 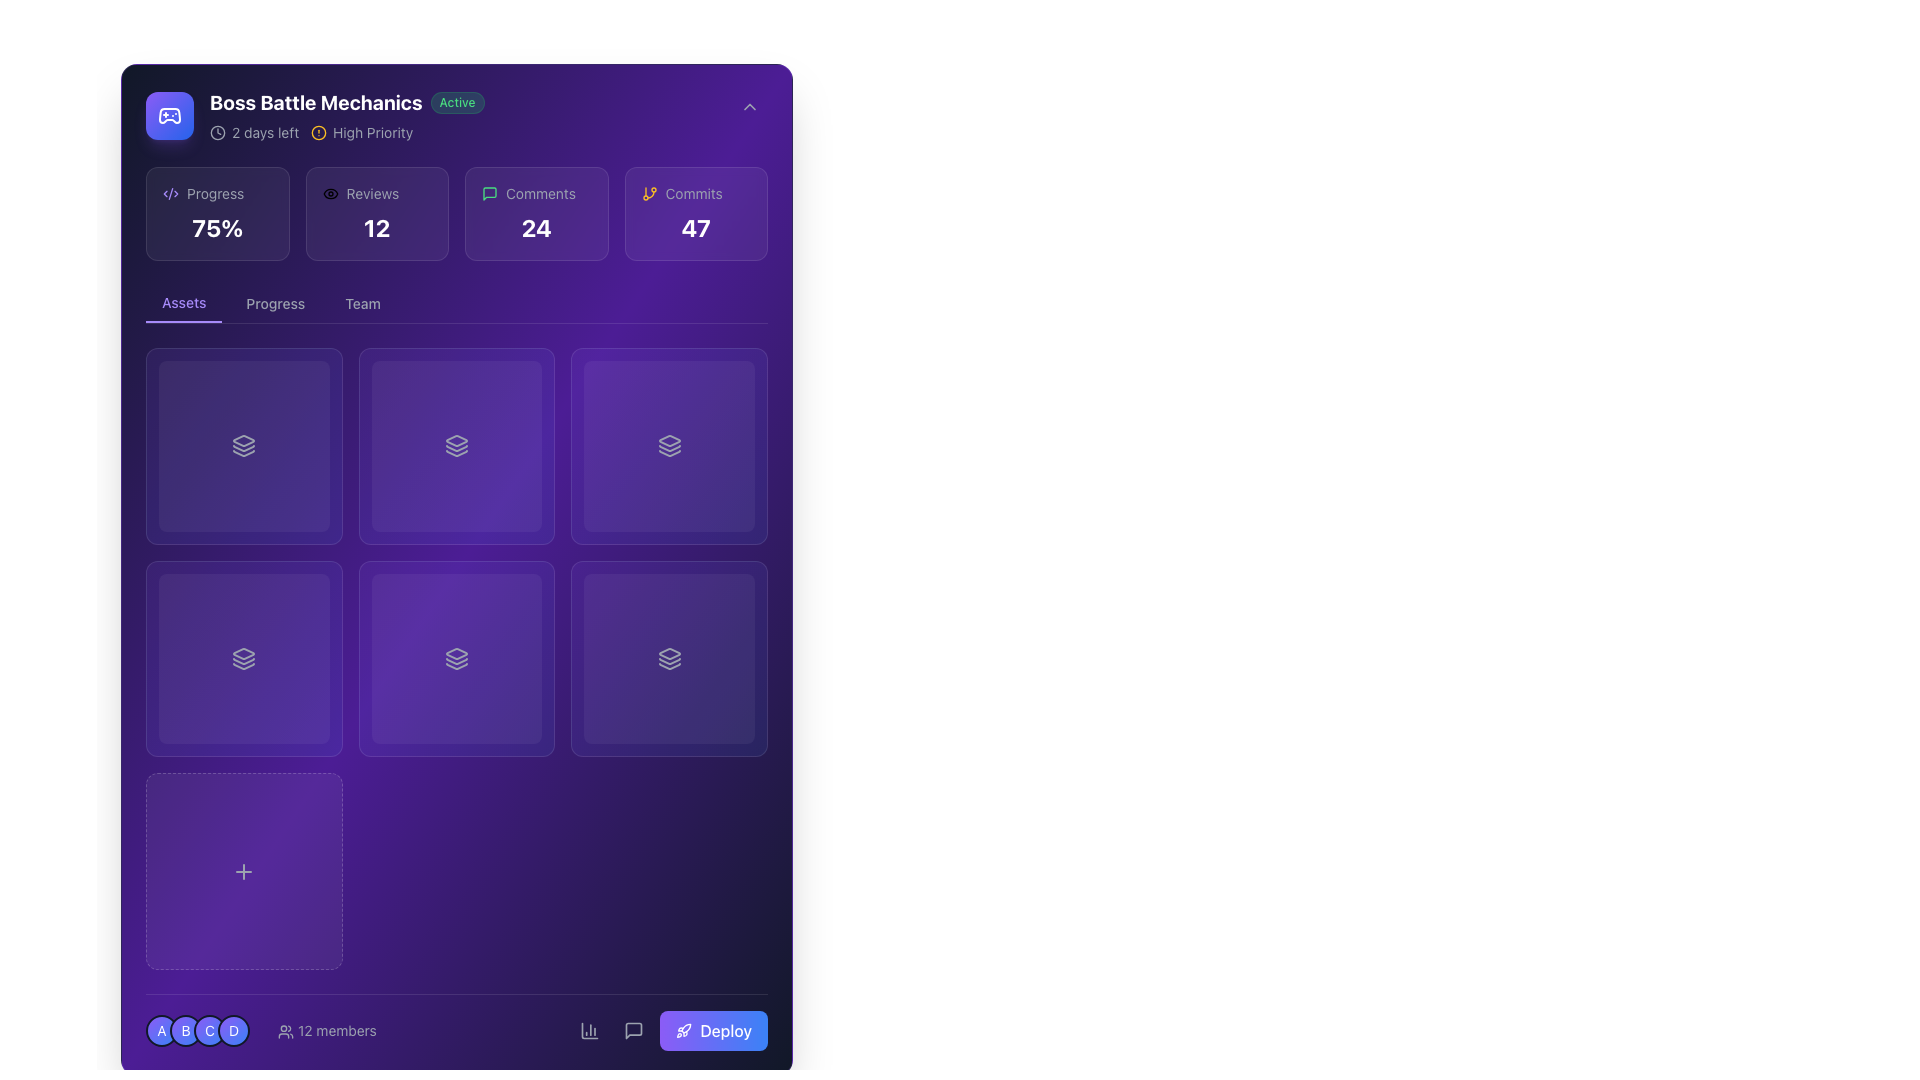 I want to click on the interactive grid item located in the middle column of the lower row, which is directly below the middle item of the top row, so click(x=455, y=659).